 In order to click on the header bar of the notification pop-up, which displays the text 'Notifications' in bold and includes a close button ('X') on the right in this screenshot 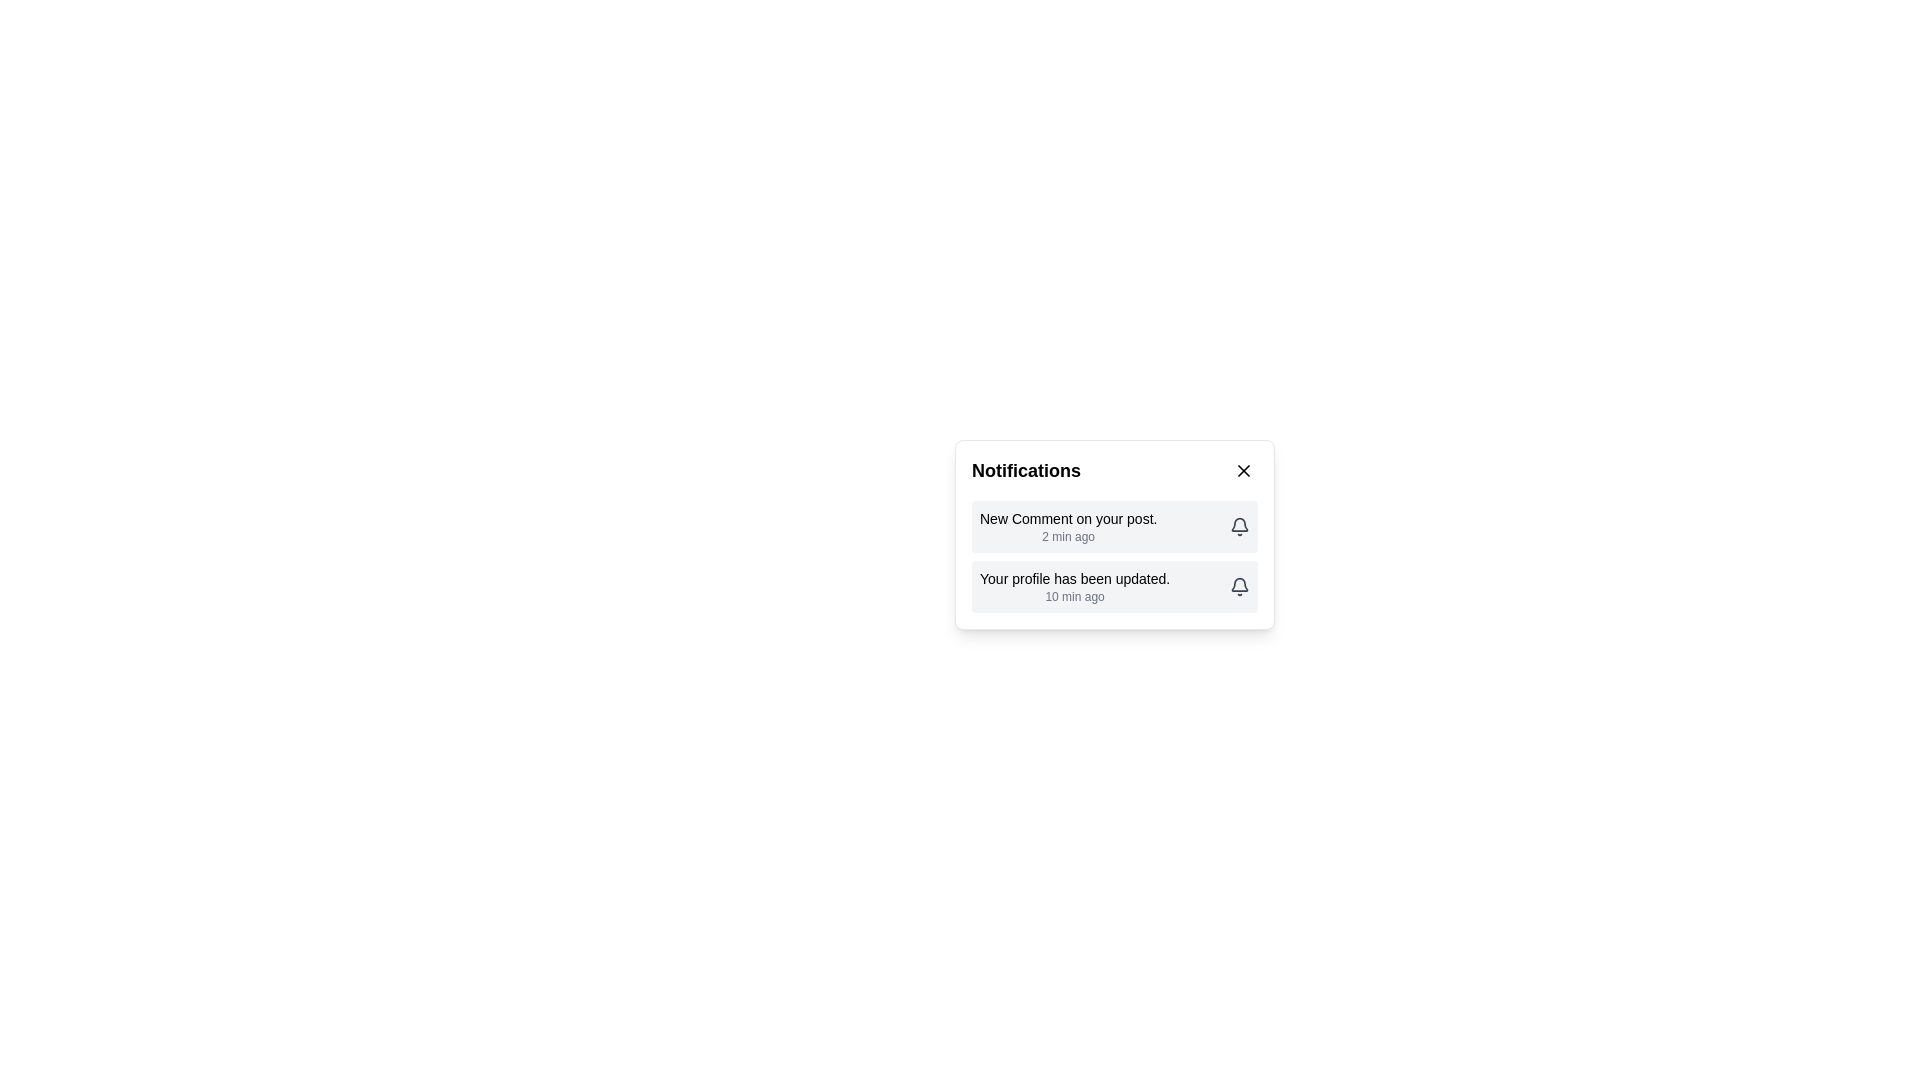, I will do `click(1113, 470)`.